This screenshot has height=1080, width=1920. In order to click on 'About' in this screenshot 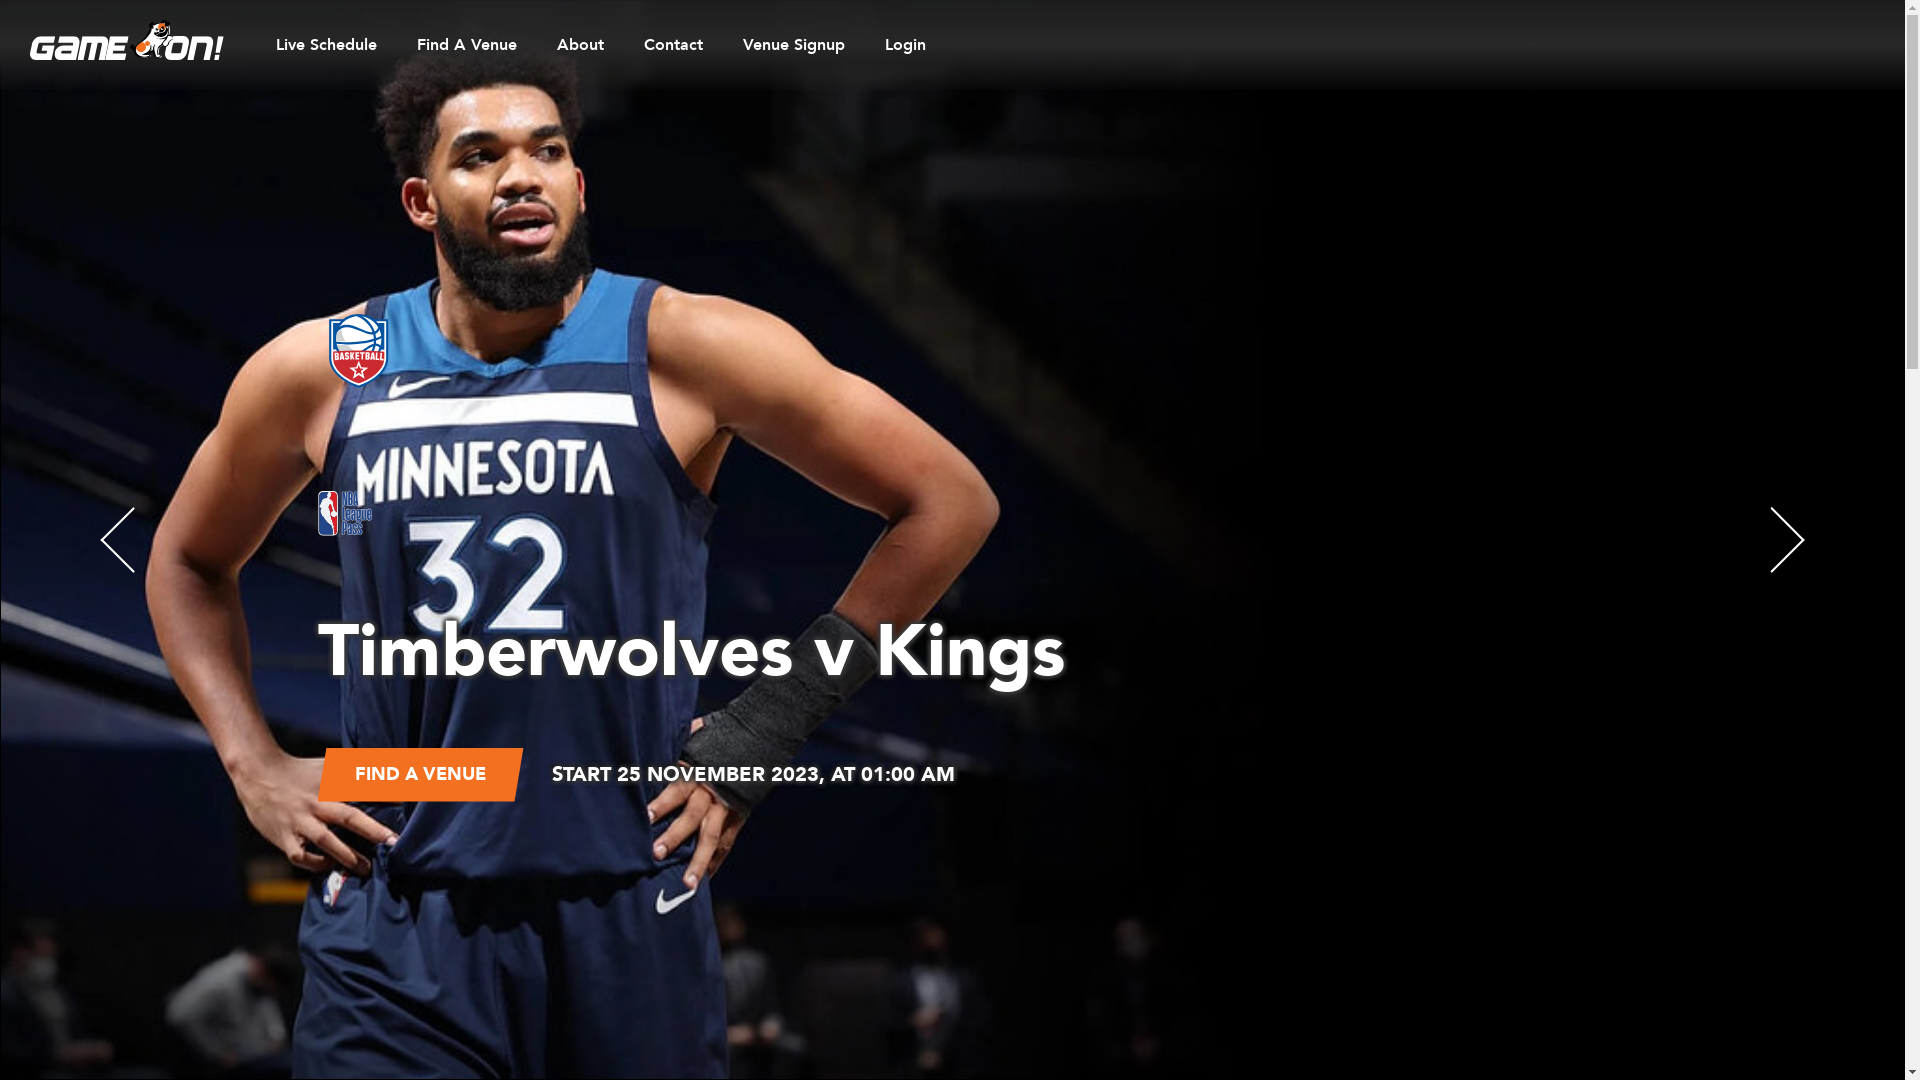, I will do `click(579, 45)`.